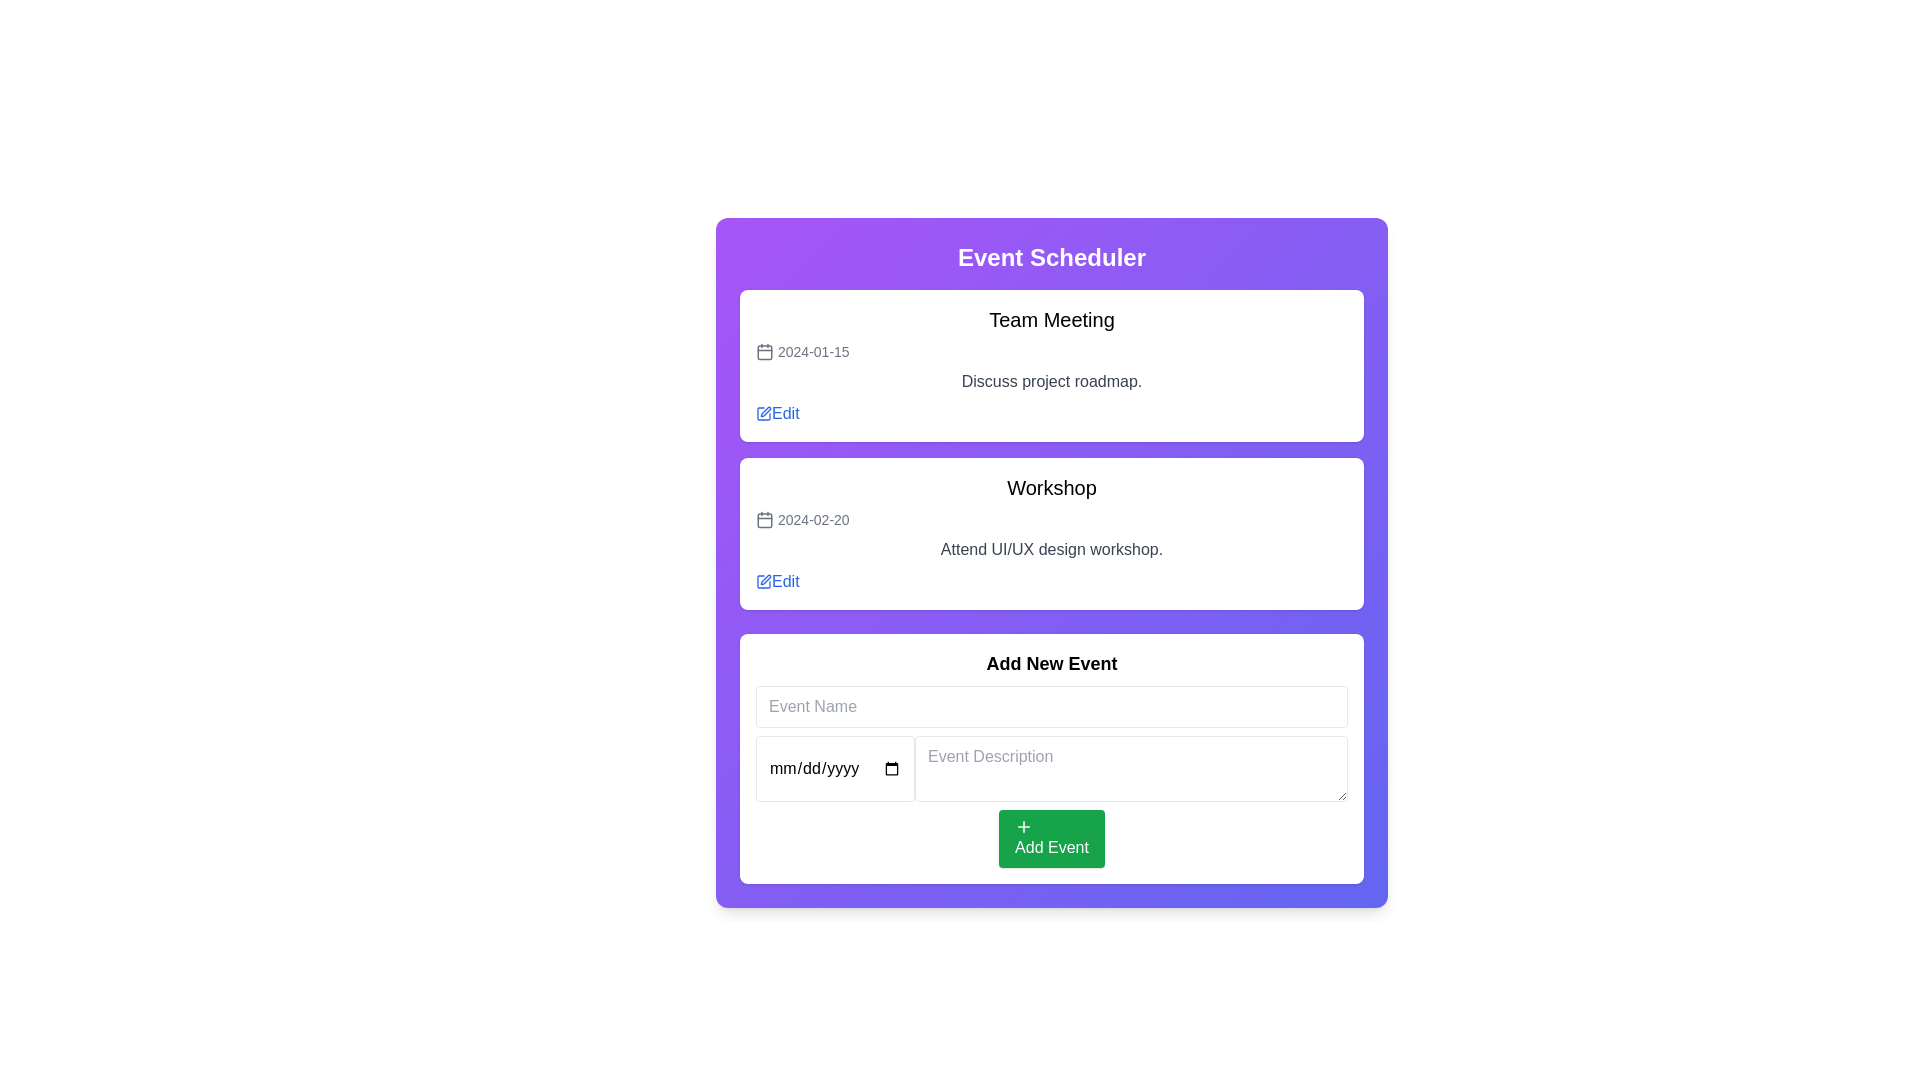 This screenshot has width=1920, height=1080. I want to click on the descriptive label for the 'Workshop' event, which follows the date '2024-02-20' and precedes the 'Edit' button, so click(1050, 550).